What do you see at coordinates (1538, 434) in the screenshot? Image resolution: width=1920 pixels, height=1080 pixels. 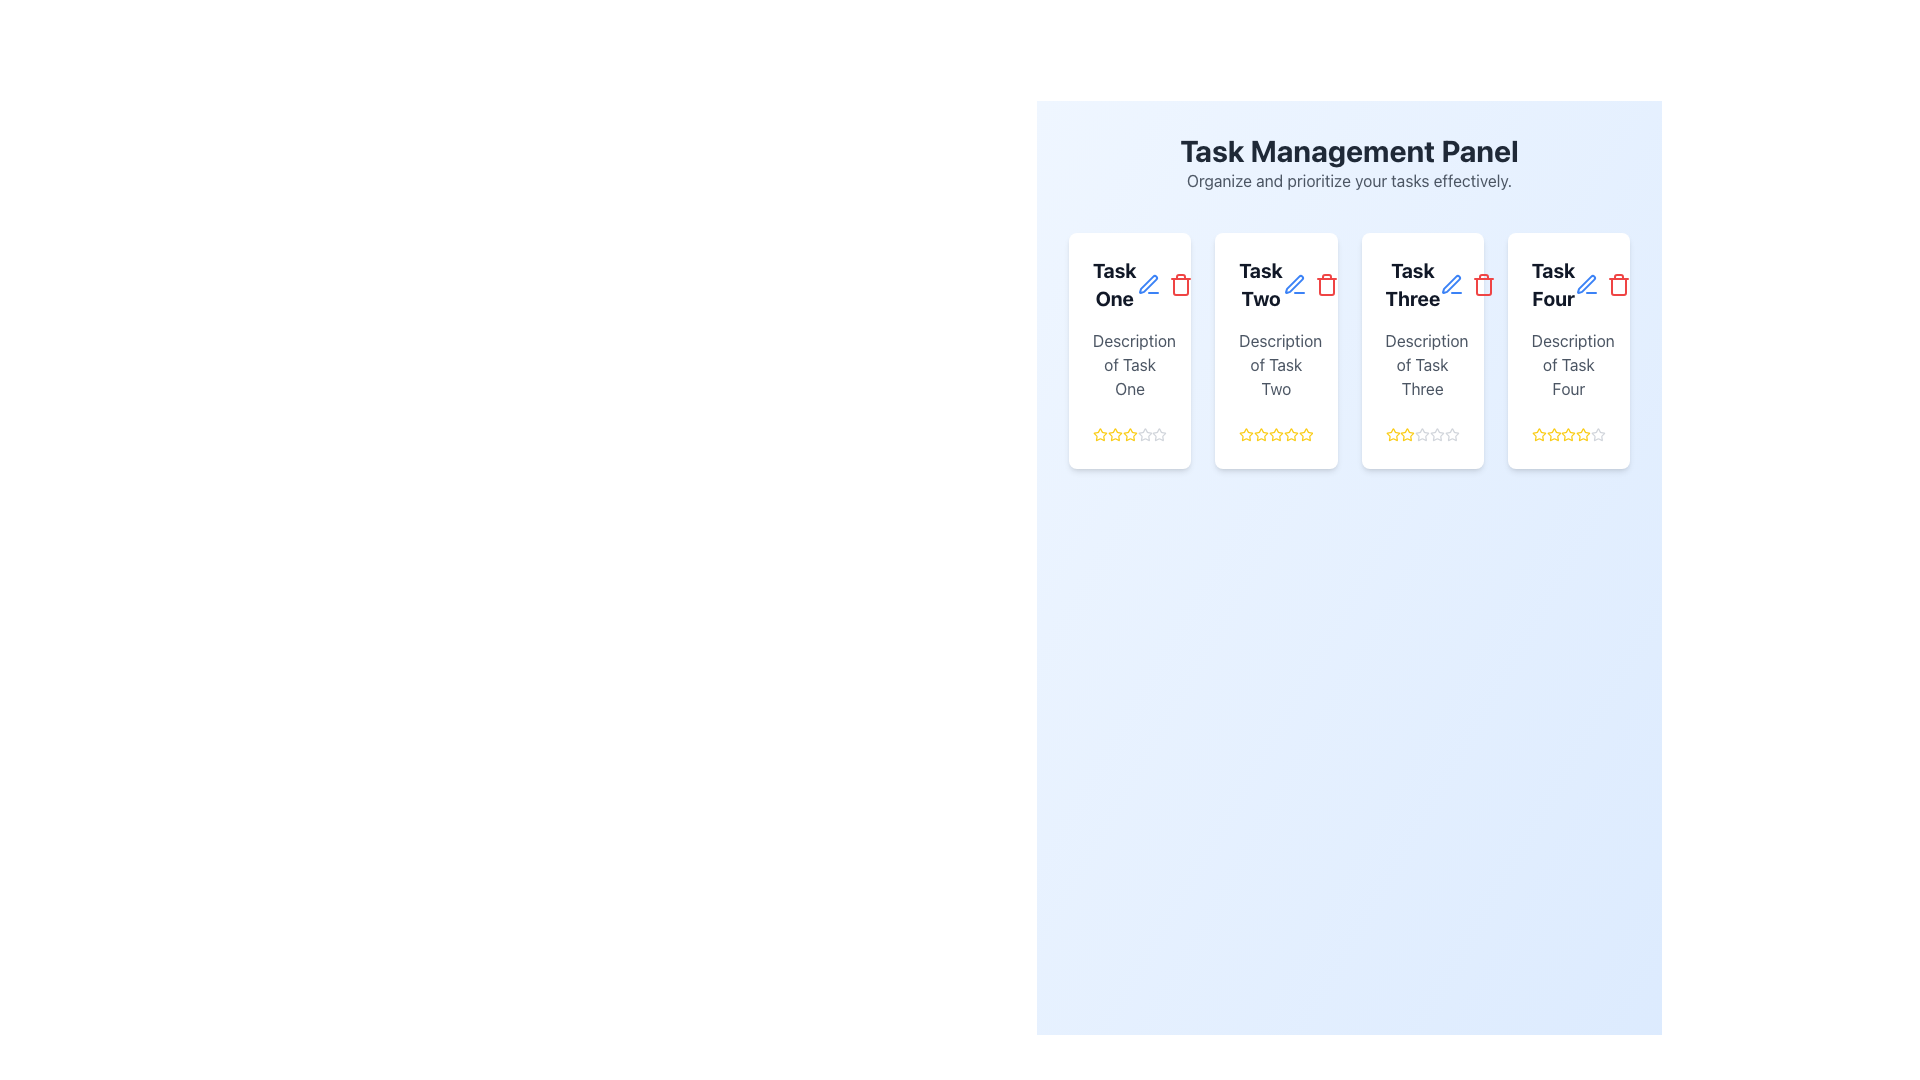 I see `the first star icon in the rating system located under the task description in the card labeled 'Task Four'` at bounding box center [1538, 434].